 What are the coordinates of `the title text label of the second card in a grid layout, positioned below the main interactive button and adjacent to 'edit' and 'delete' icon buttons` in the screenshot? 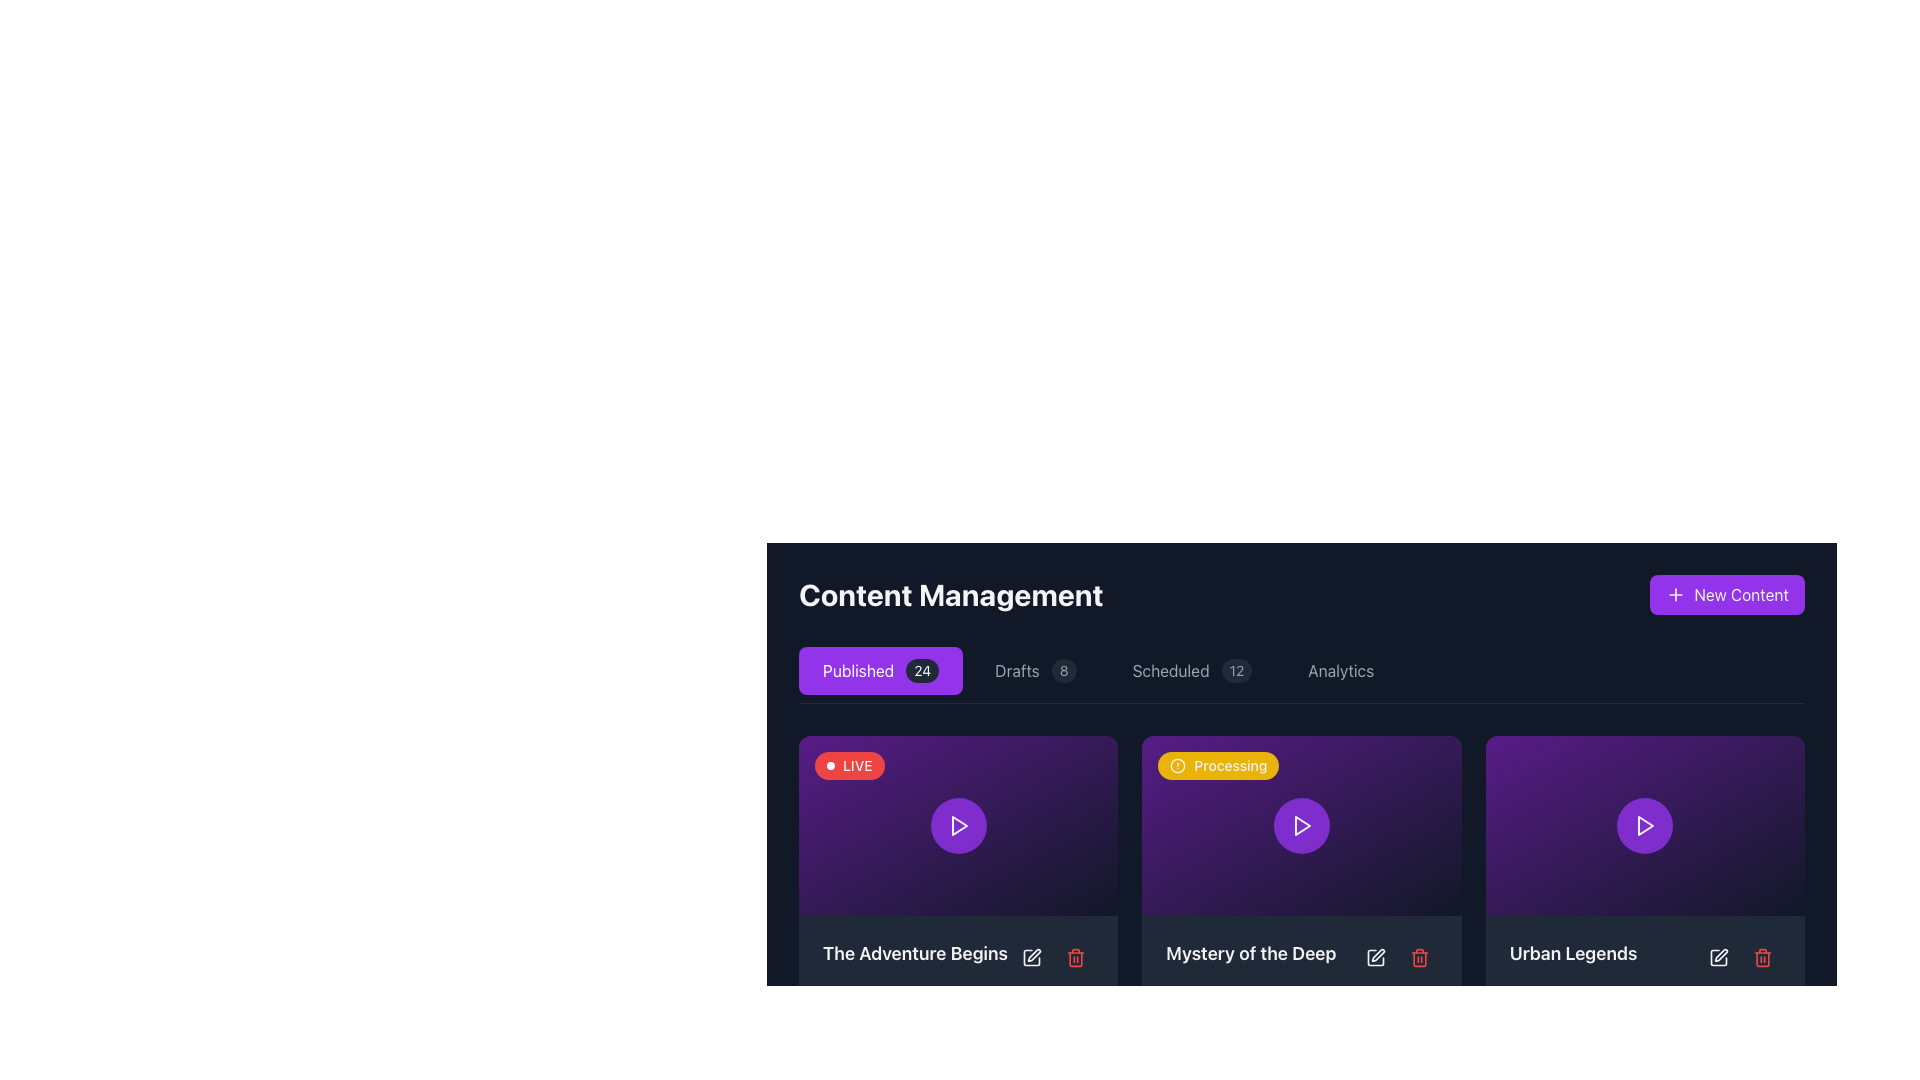 It's located at (1301, 956).